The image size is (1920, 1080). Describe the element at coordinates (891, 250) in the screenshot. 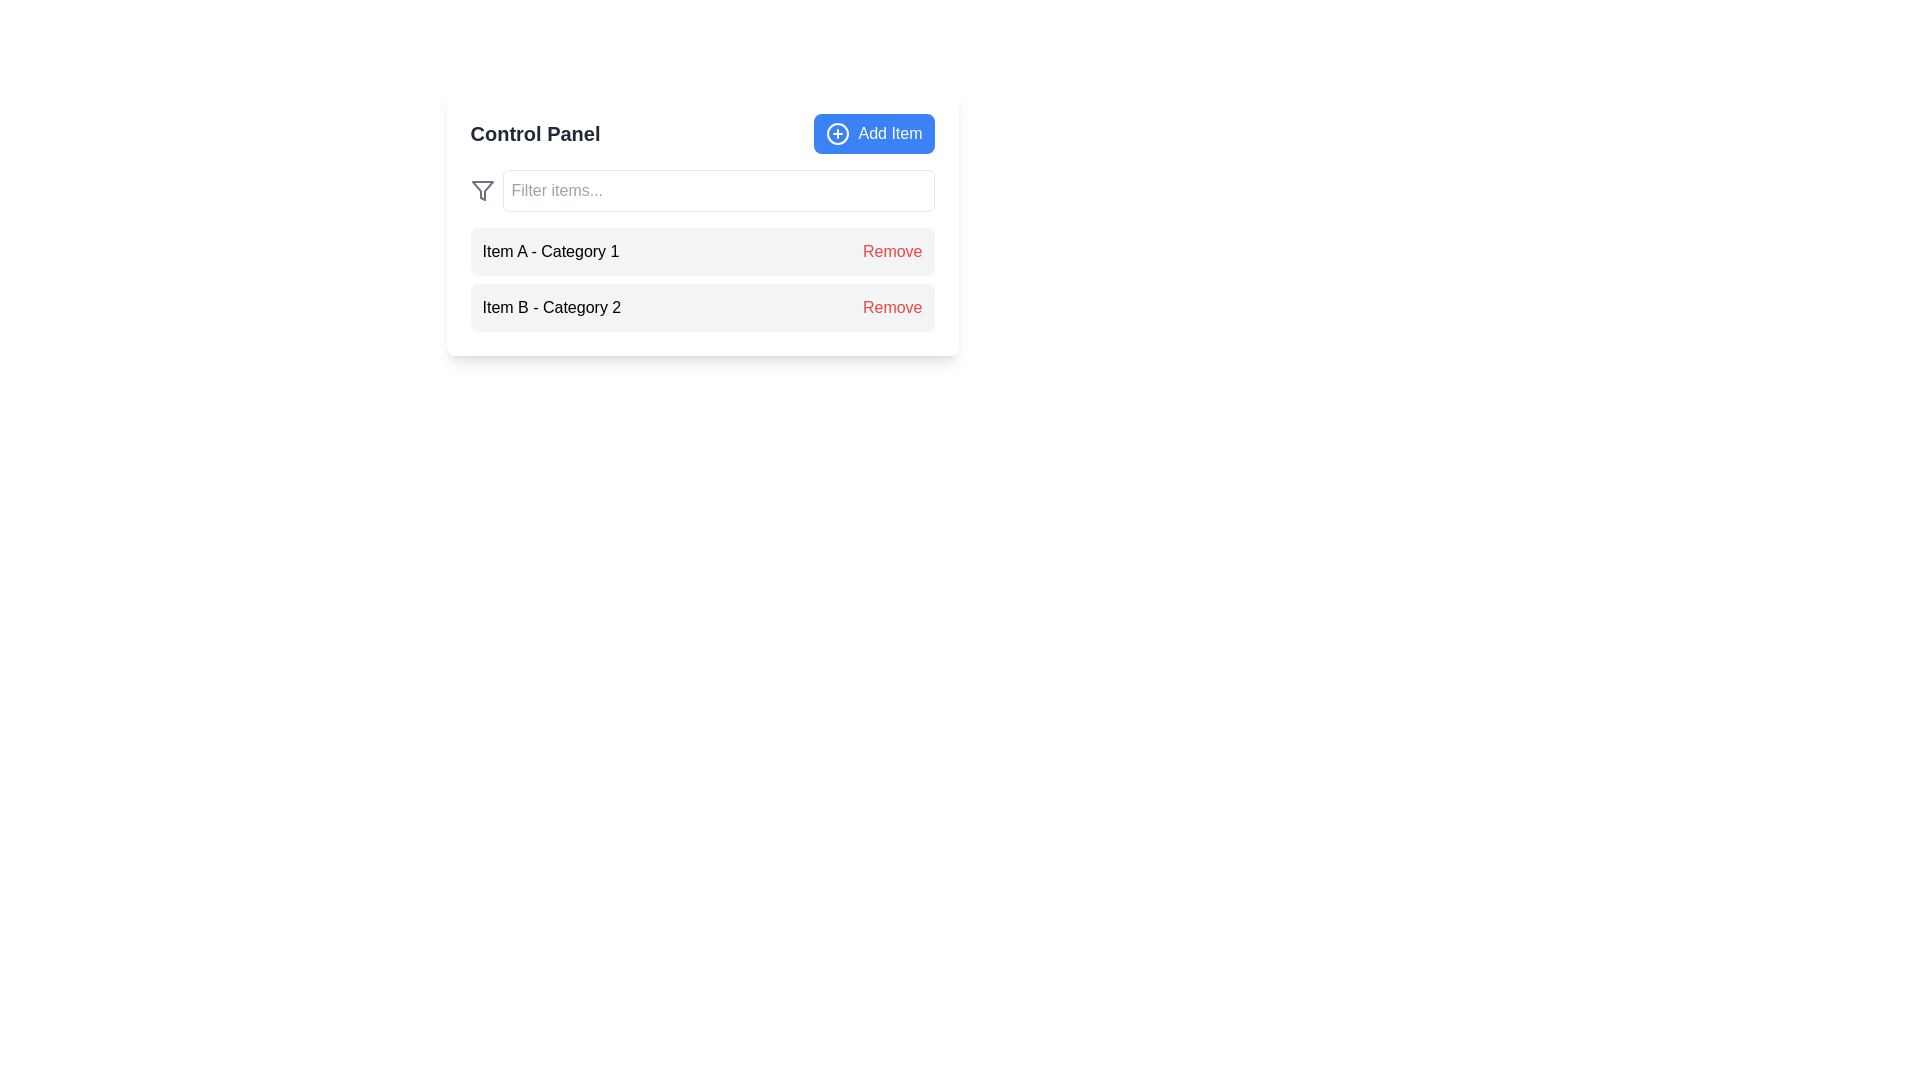

I see `the text-based button labeled 'Remove' styled in bold red font to potentially see additional styling or behavior` at that location.